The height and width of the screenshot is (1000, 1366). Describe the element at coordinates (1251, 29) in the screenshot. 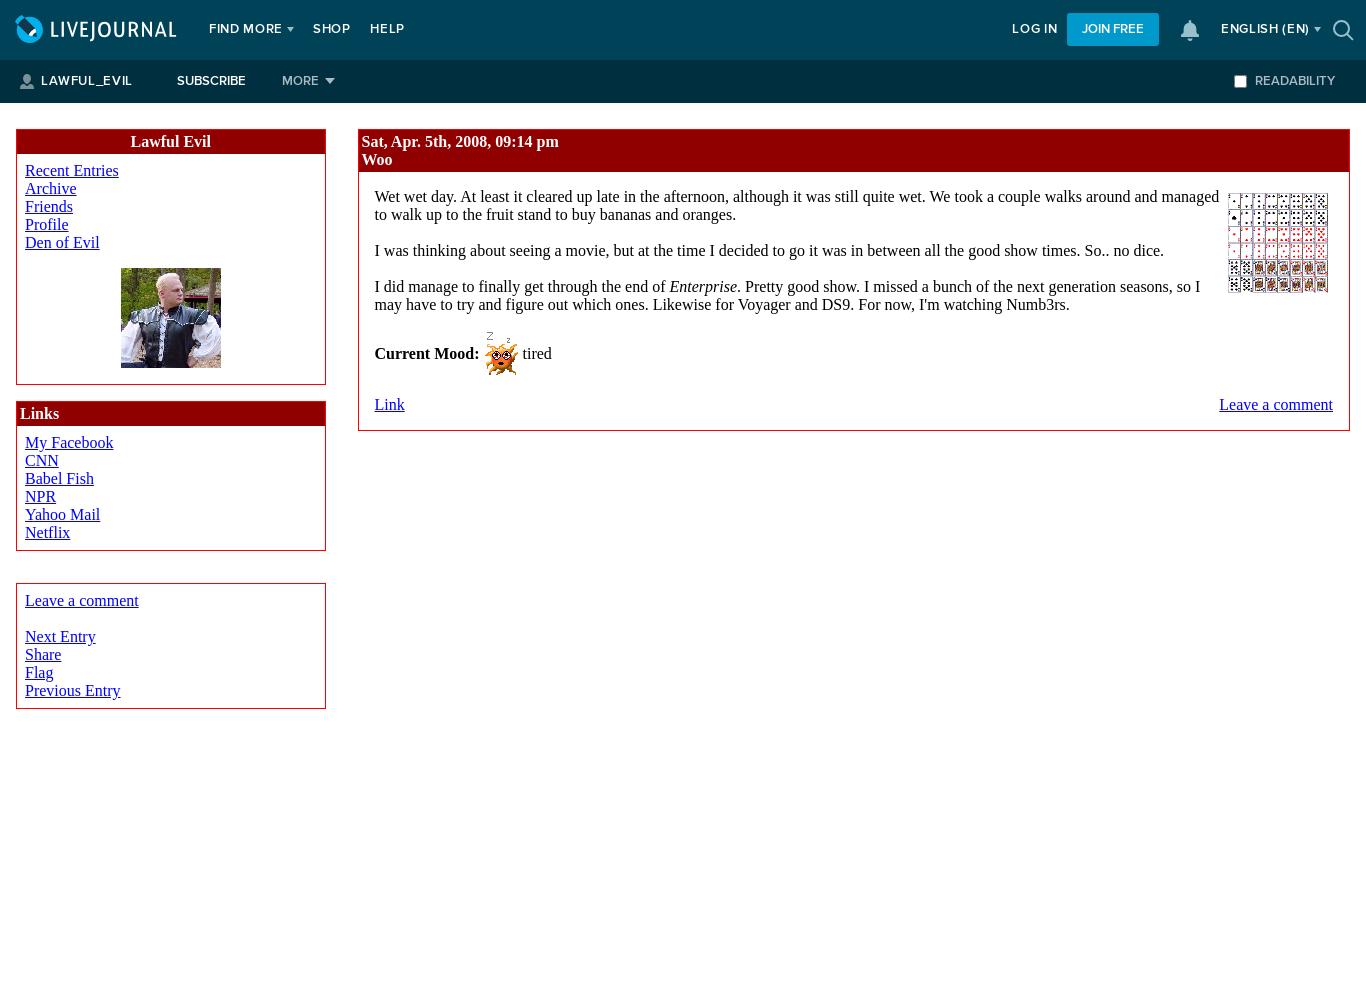

I see `'English'` at that location.